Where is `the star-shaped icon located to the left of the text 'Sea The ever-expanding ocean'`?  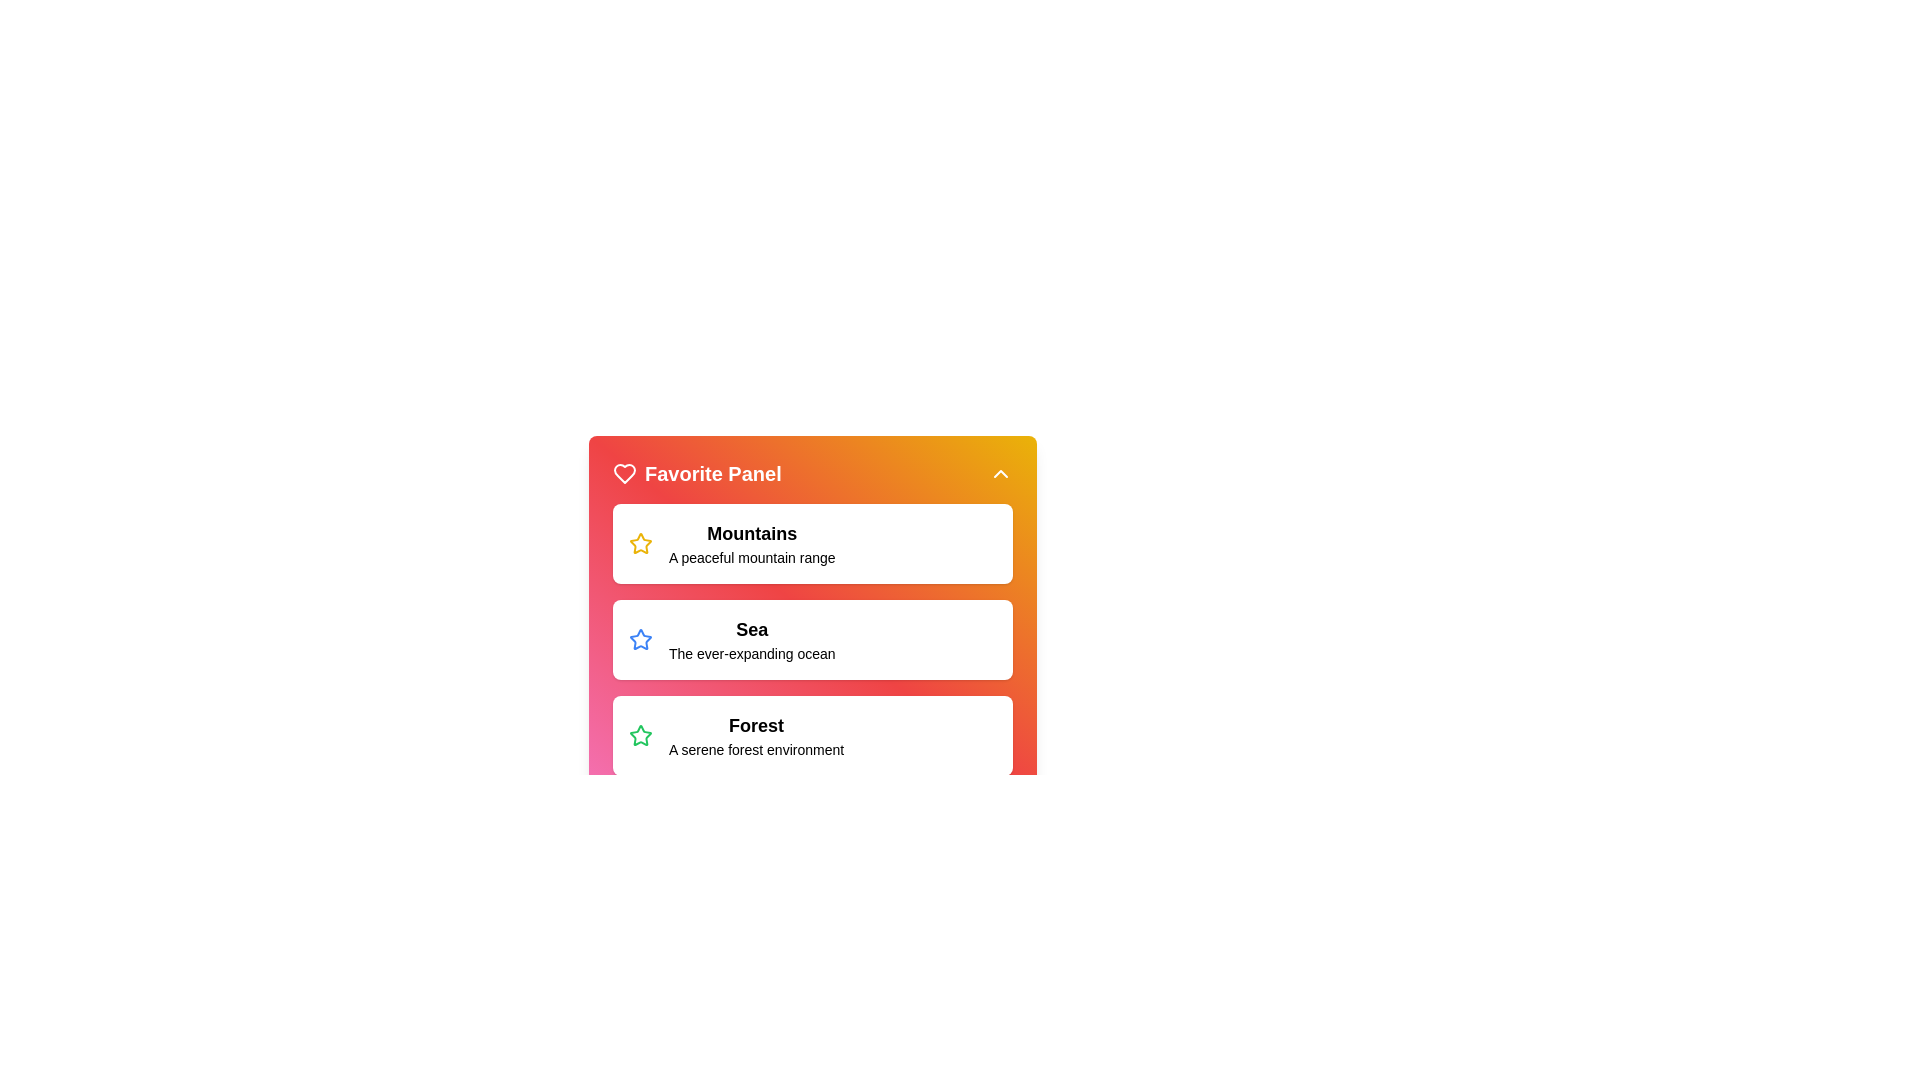
the star-shaped icon located to the left of the text 'Sea The ever-expanding ocean' is located at coordinates (641, 640).